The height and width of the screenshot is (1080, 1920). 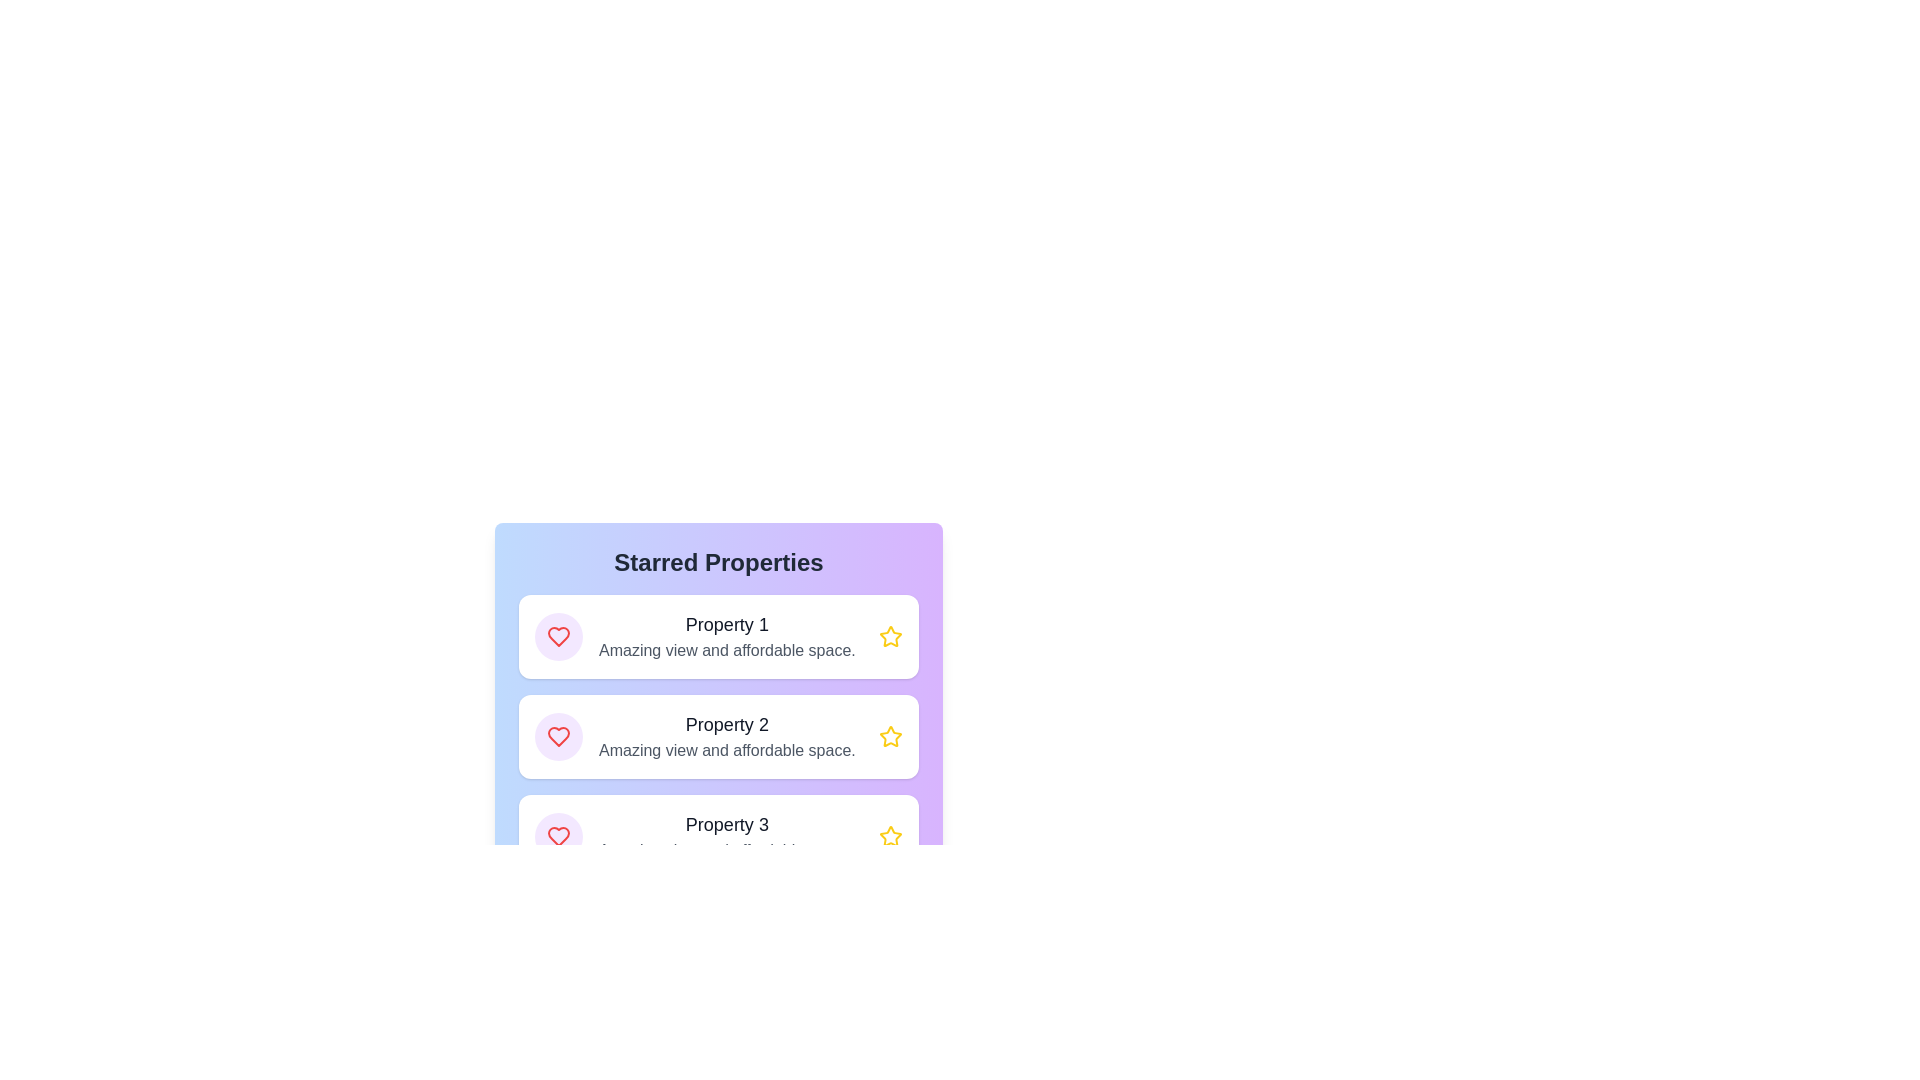 I want to click on the header text displaying 'Starred Properties', which is styled in bold and positioned at the top of a section with a gradient blue and purple background, so click(x=719, y=563).